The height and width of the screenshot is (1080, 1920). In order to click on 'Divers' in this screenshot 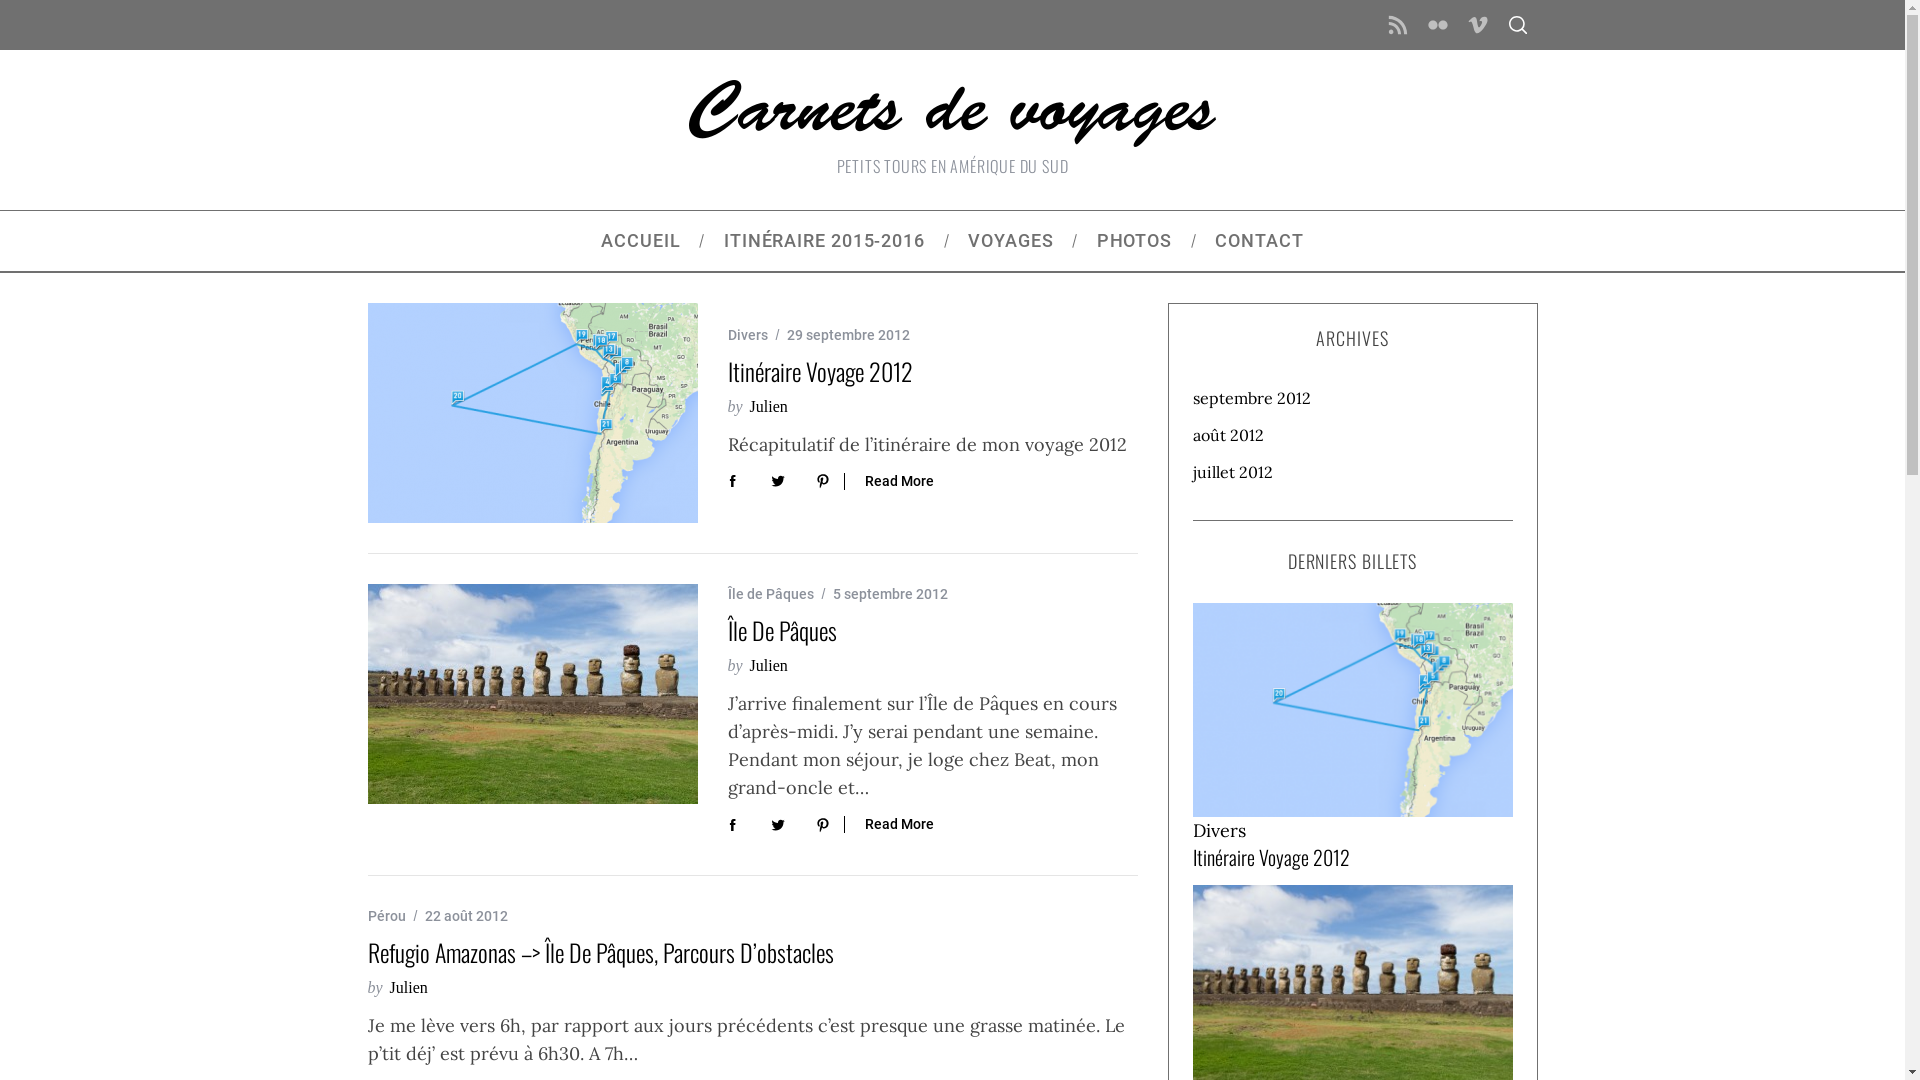, I will do `click(1191, 830)`.